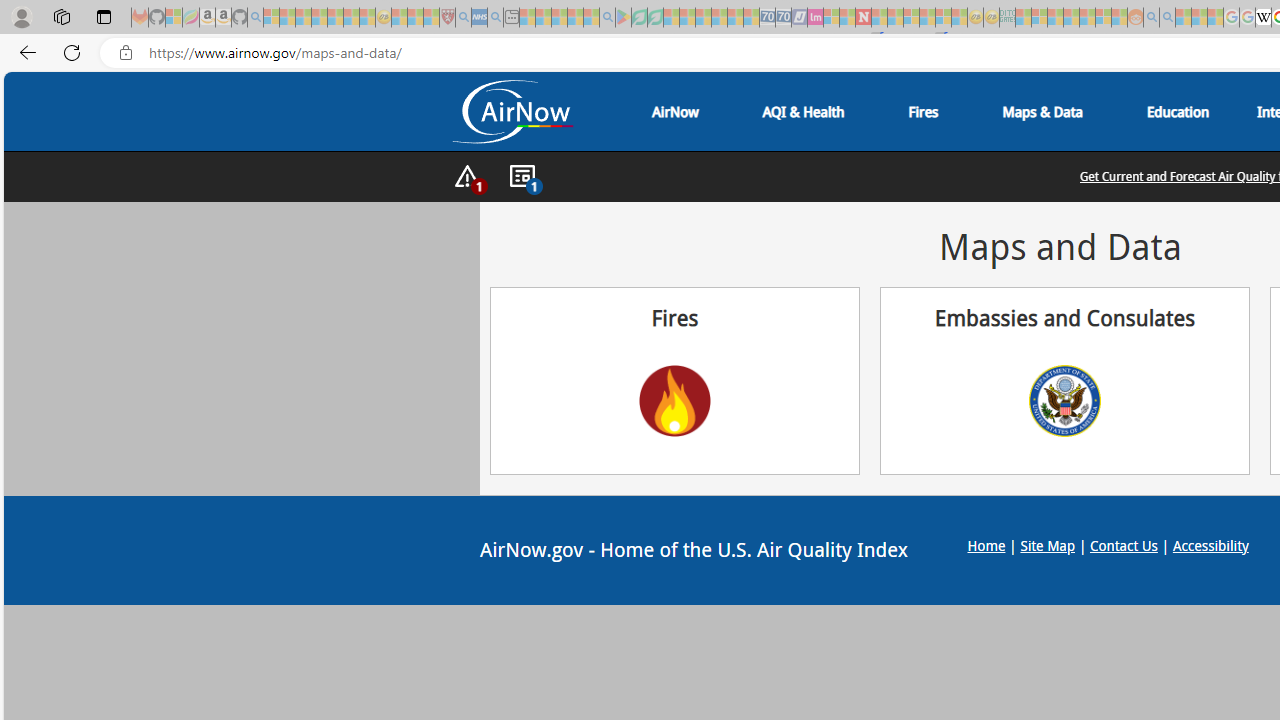 The height and width of the screenshot is (720, 1280). I want to click on 'AutomationID: nav-announcements-toggle', so click(522, 176).